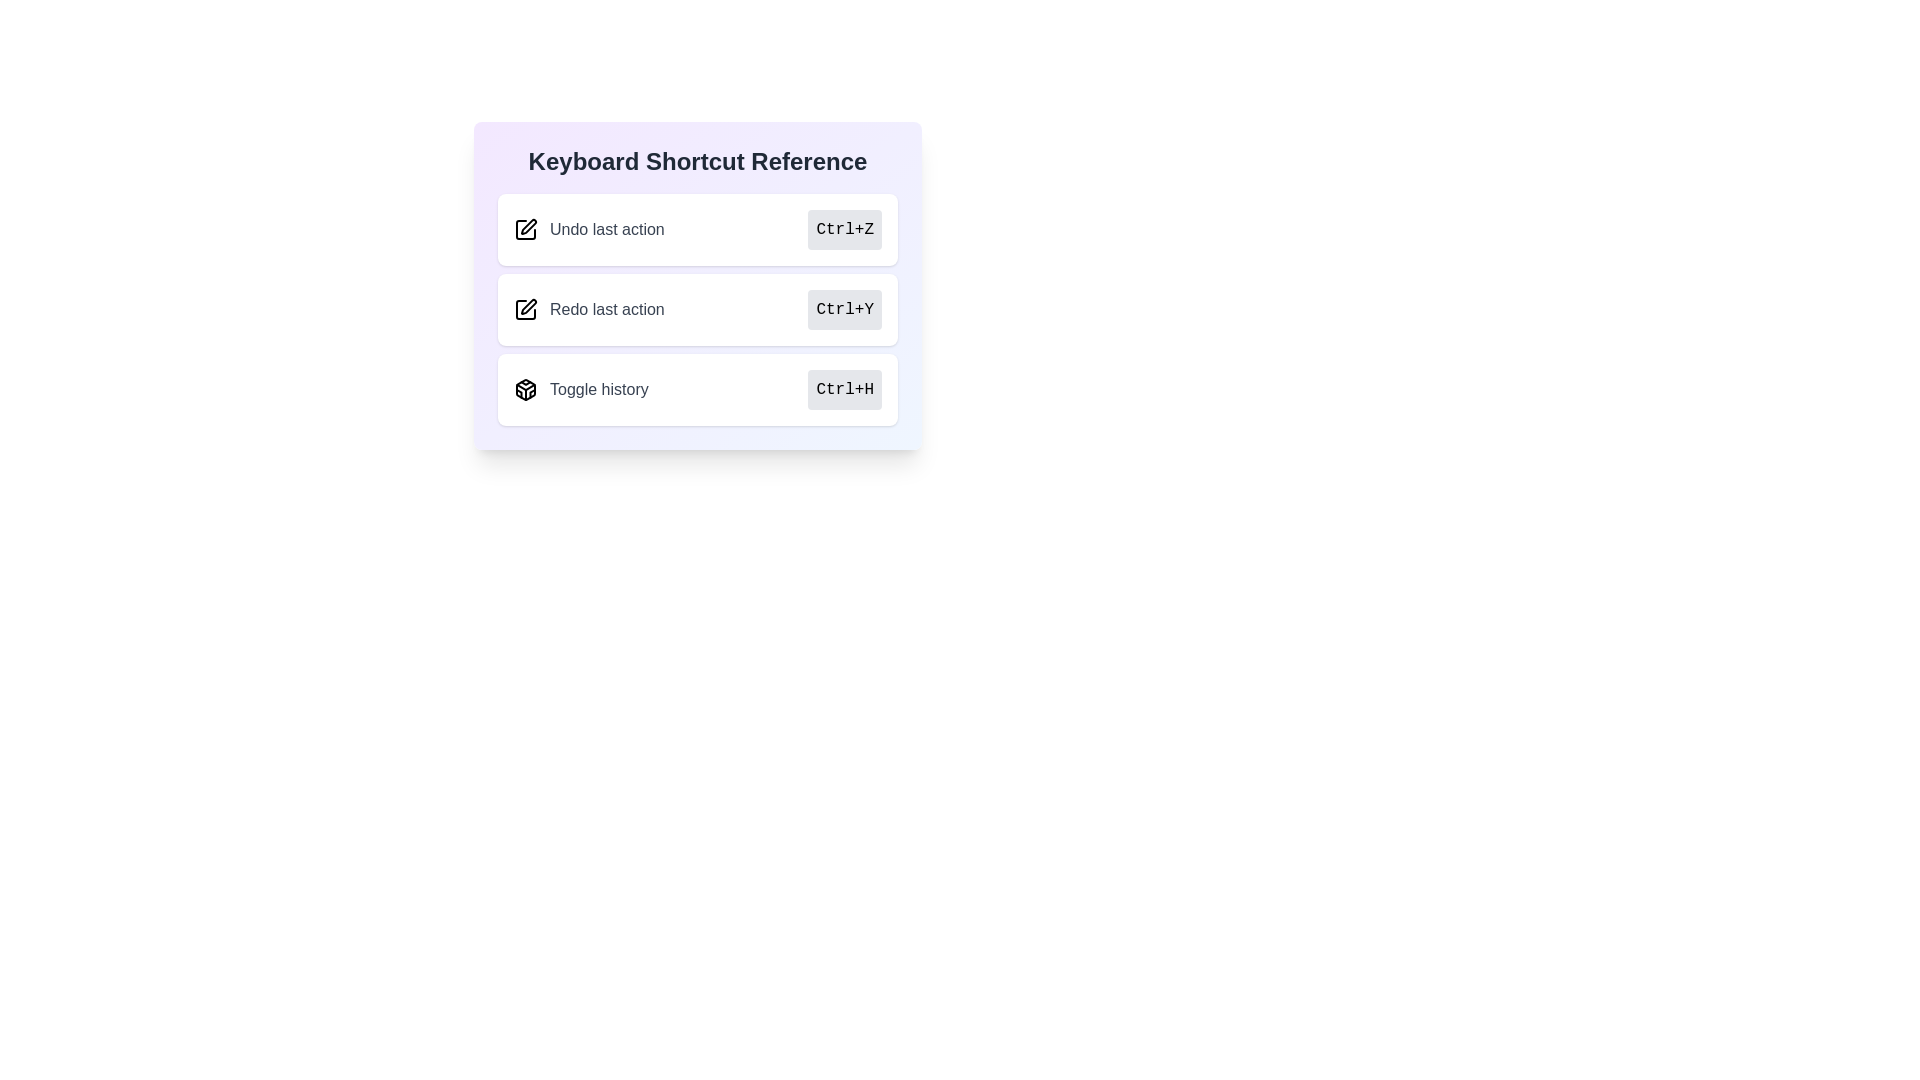  I want to click on the label indicating the keyboard shortcut 'Ctrl+Z' for the 'Undo last action' located to the right of the corresponding text within the 'Keyboard Shortcut Reference' section, so click(845, 229).